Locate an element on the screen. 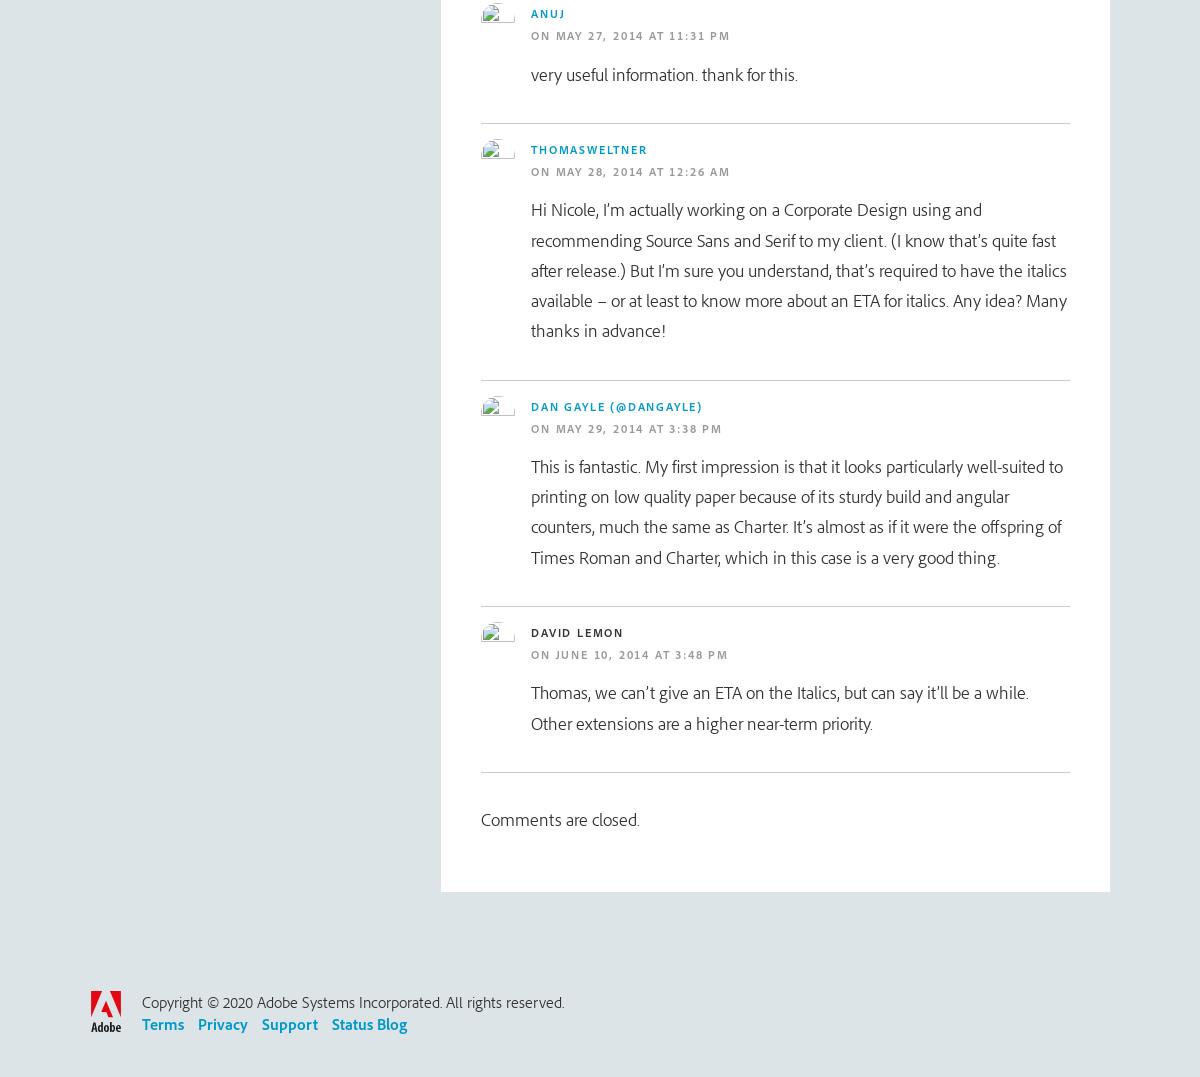 The image size is (1200, 1077). 'very useful information. thank for this.' is located at coordinates (530, 73).